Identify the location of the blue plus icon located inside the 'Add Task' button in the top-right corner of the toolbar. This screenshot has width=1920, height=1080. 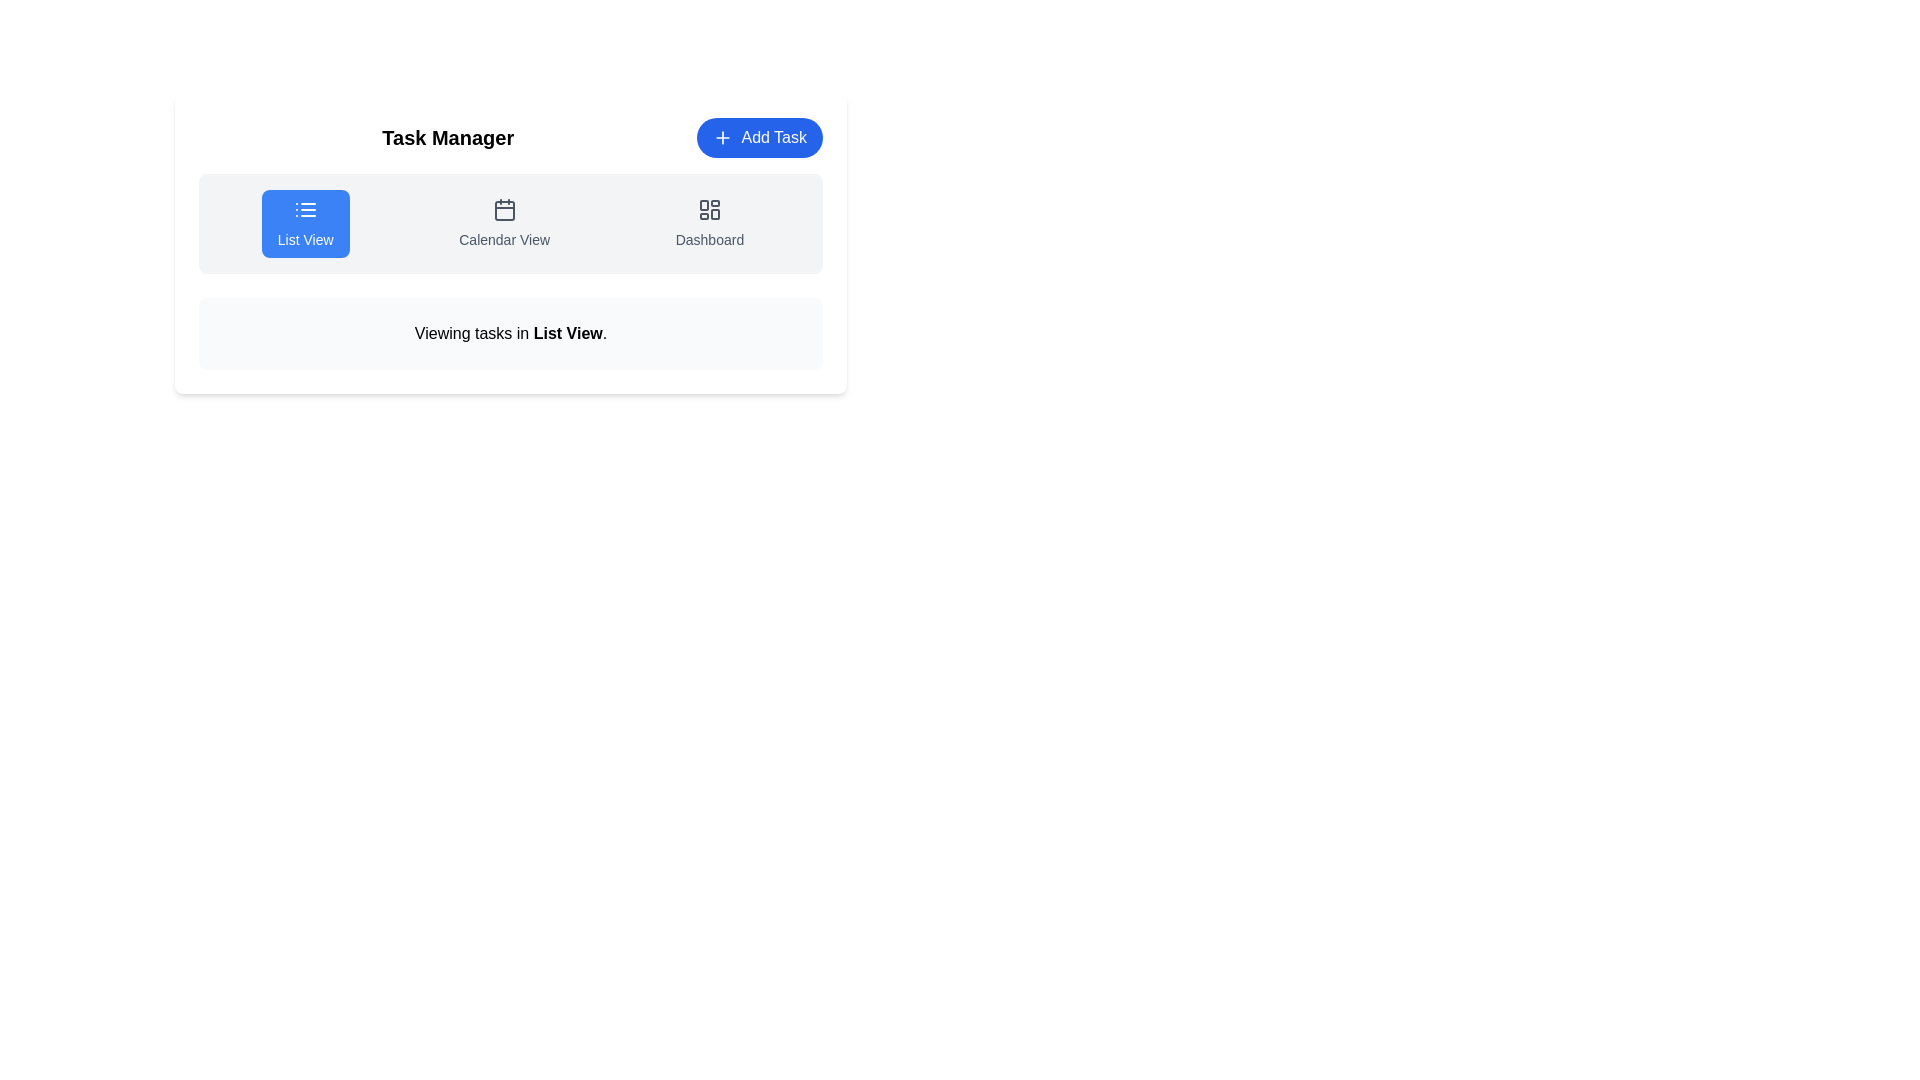
(722, 137).